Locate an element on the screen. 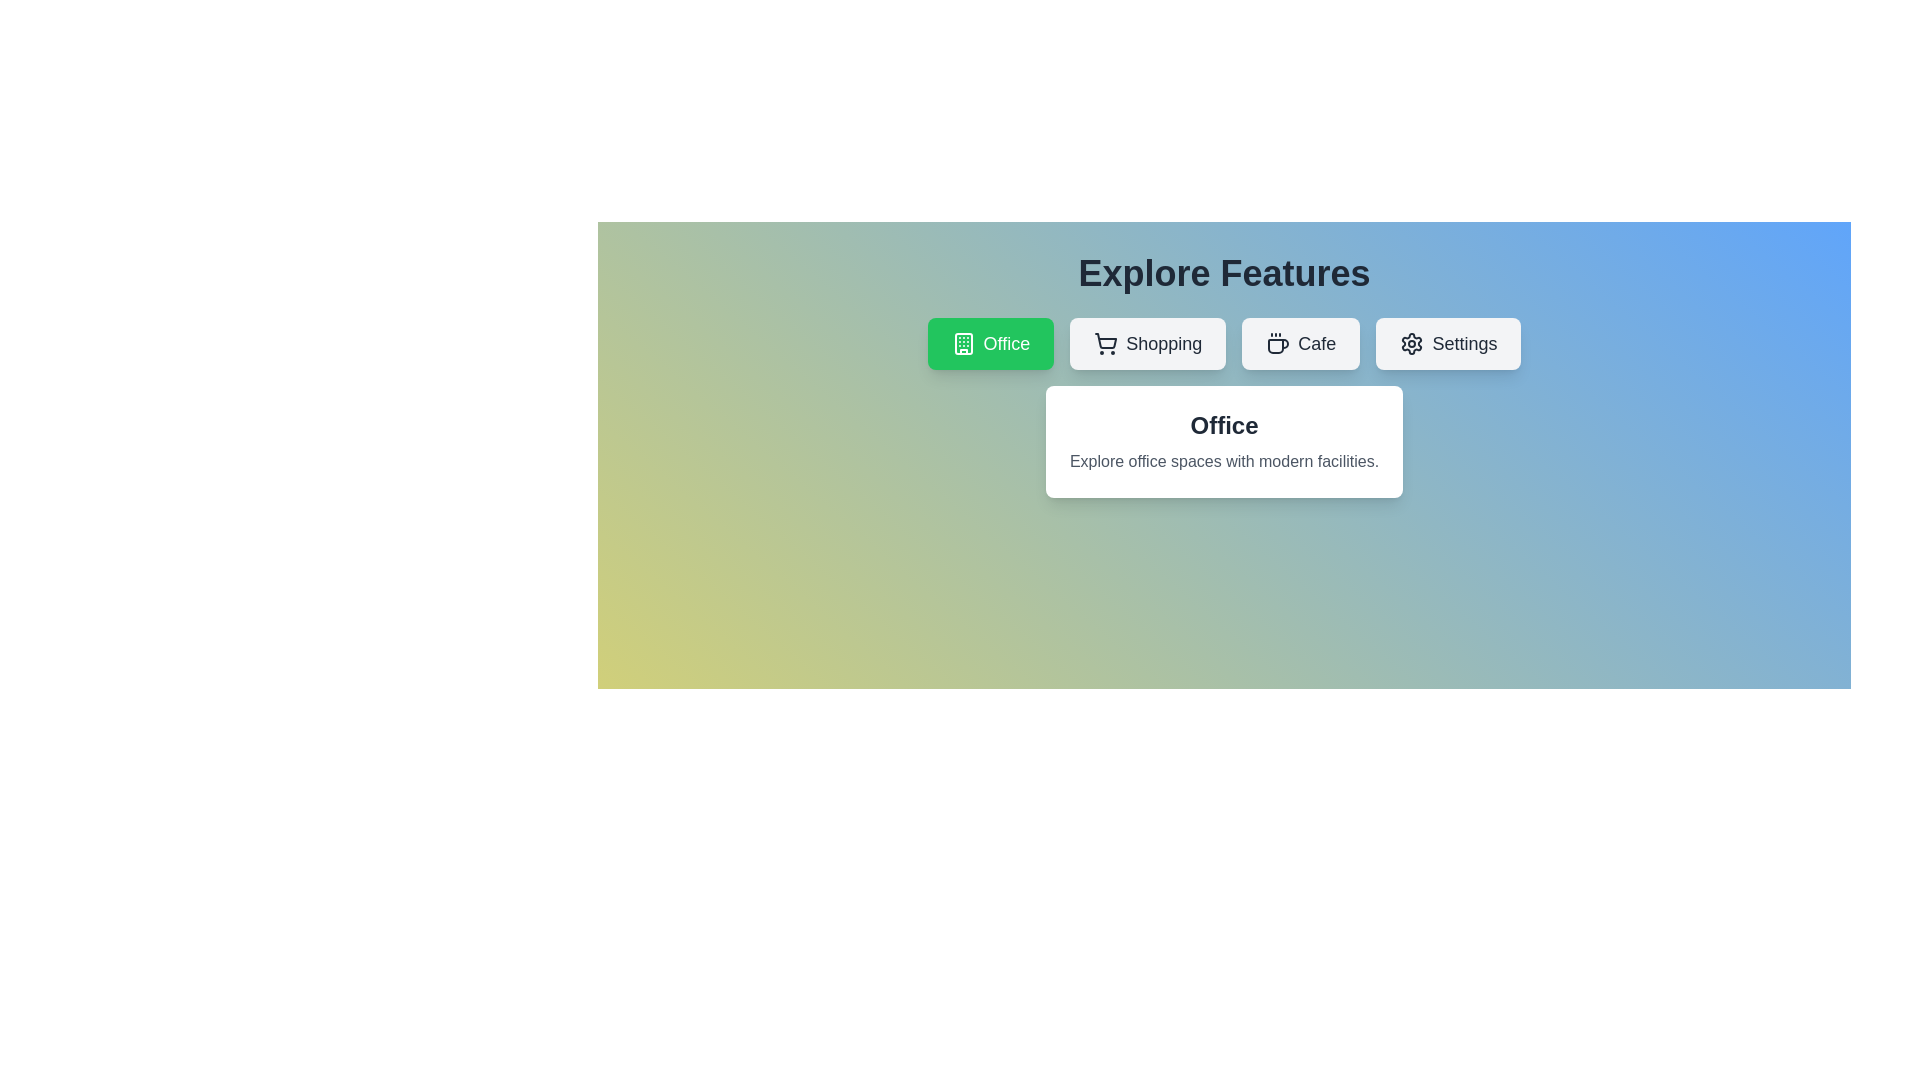  the tab labeled Cafe is located at coordinates (1301, 342).